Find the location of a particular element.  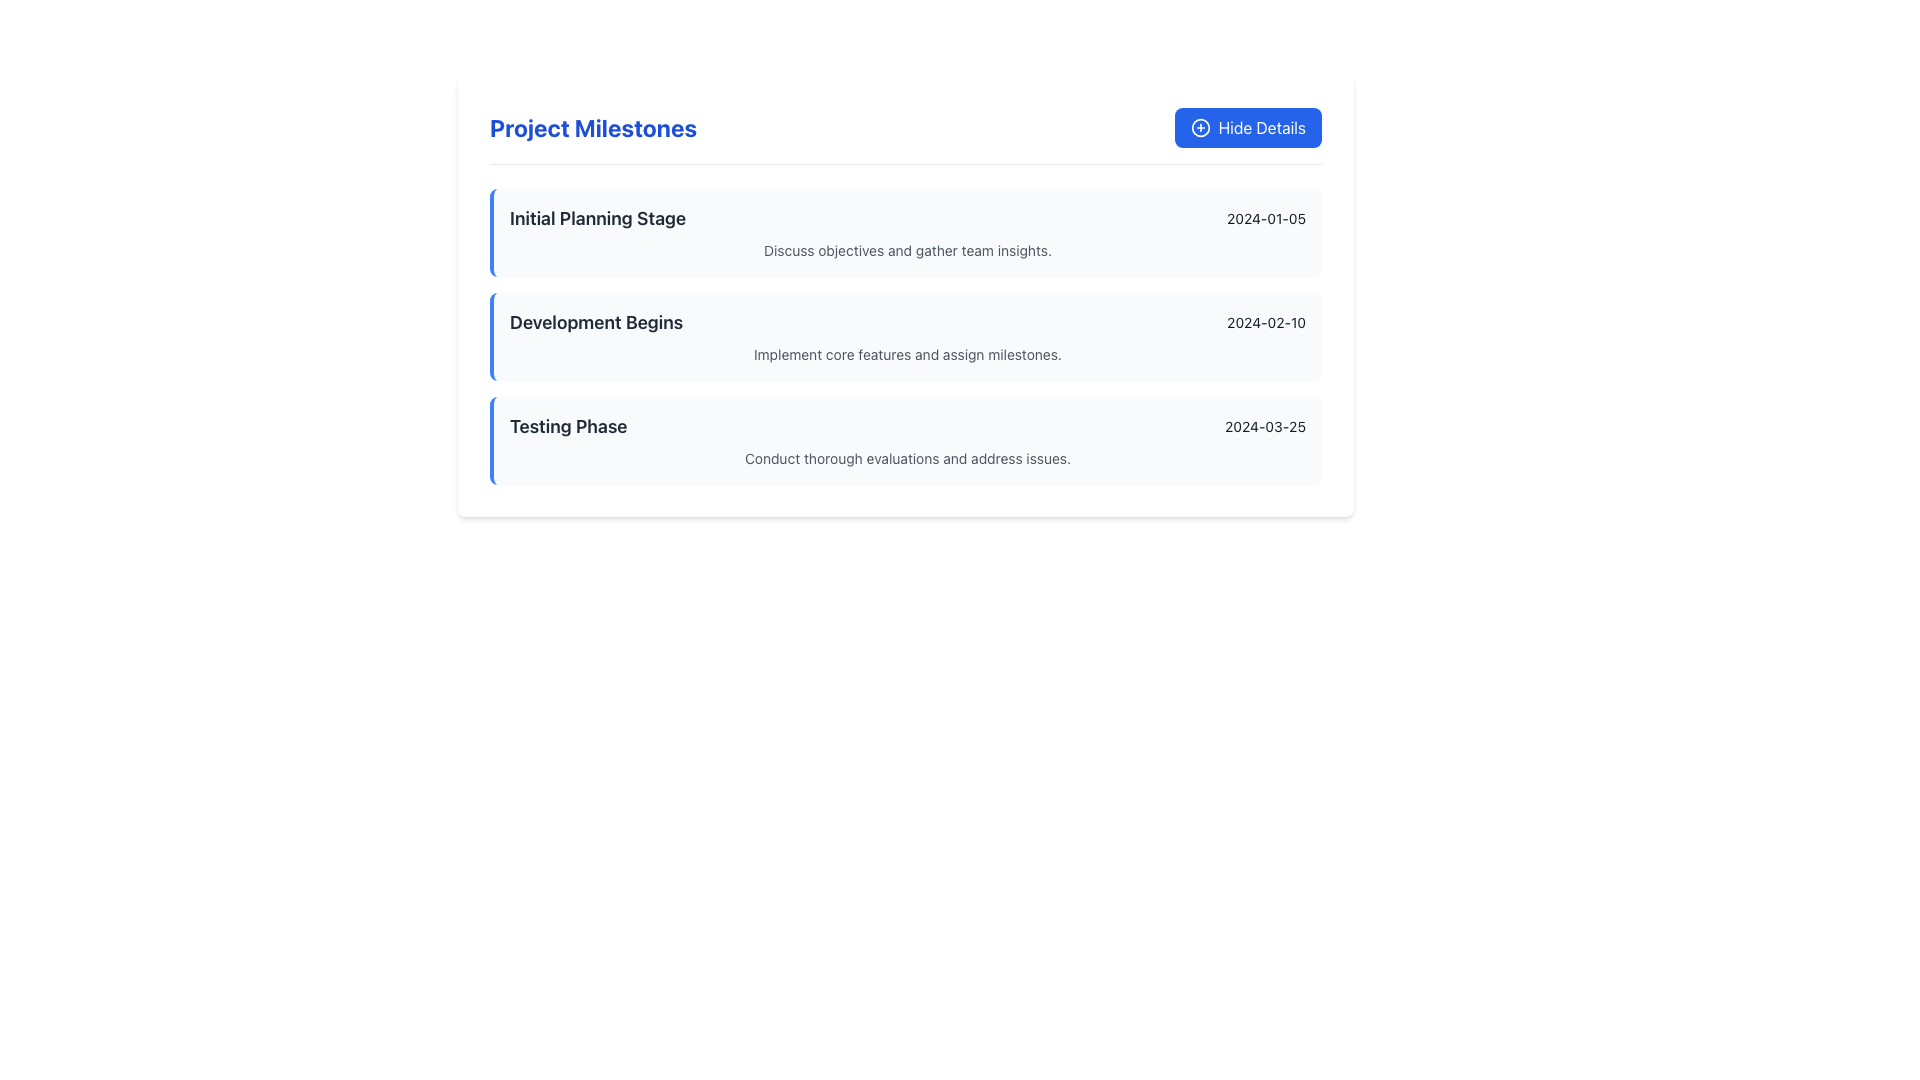

the text label displaying '2024-02-10' which is positioned to the far right of 'Development Begins' in the 'Project Milestones' section is located at coordinates (1265, 322).